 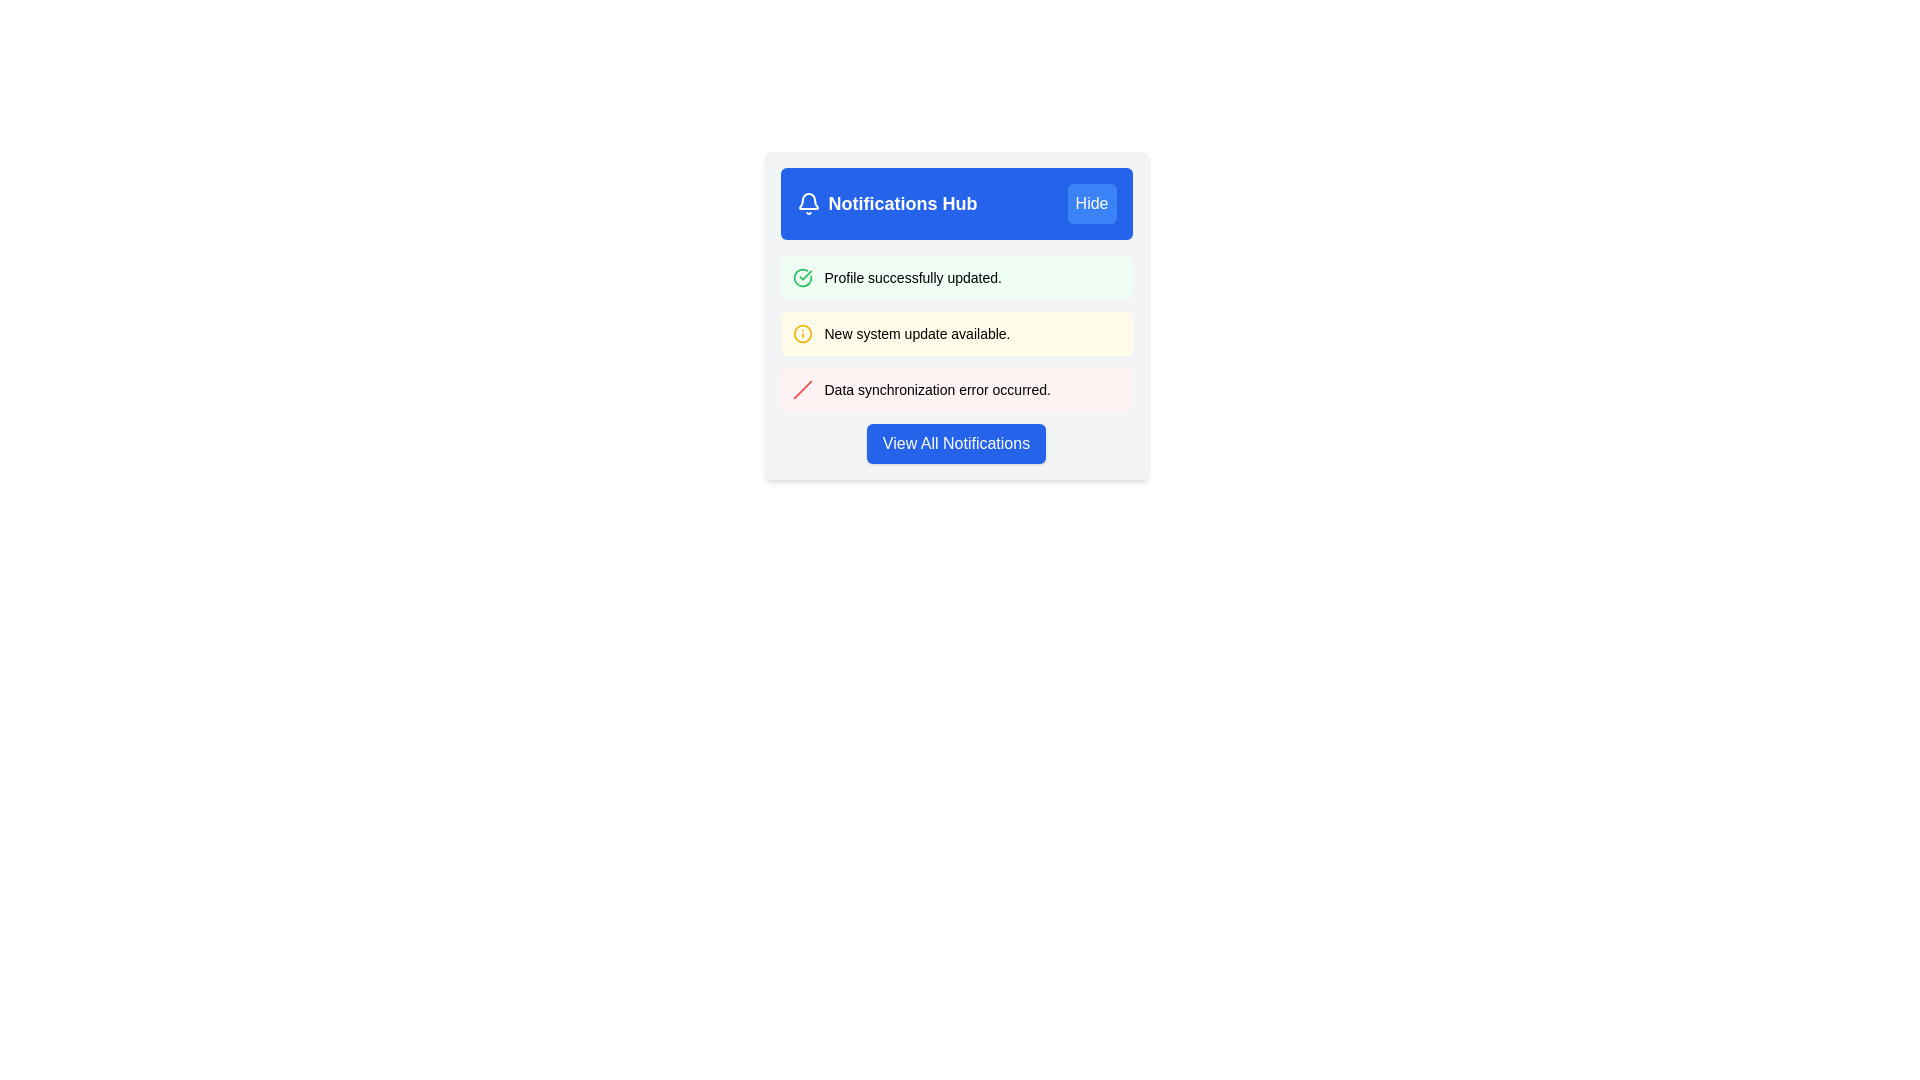 I want to click on the button located at the top-right corner of the 'Notifications Hub' section to change its color, so click(x=1091, y=204).